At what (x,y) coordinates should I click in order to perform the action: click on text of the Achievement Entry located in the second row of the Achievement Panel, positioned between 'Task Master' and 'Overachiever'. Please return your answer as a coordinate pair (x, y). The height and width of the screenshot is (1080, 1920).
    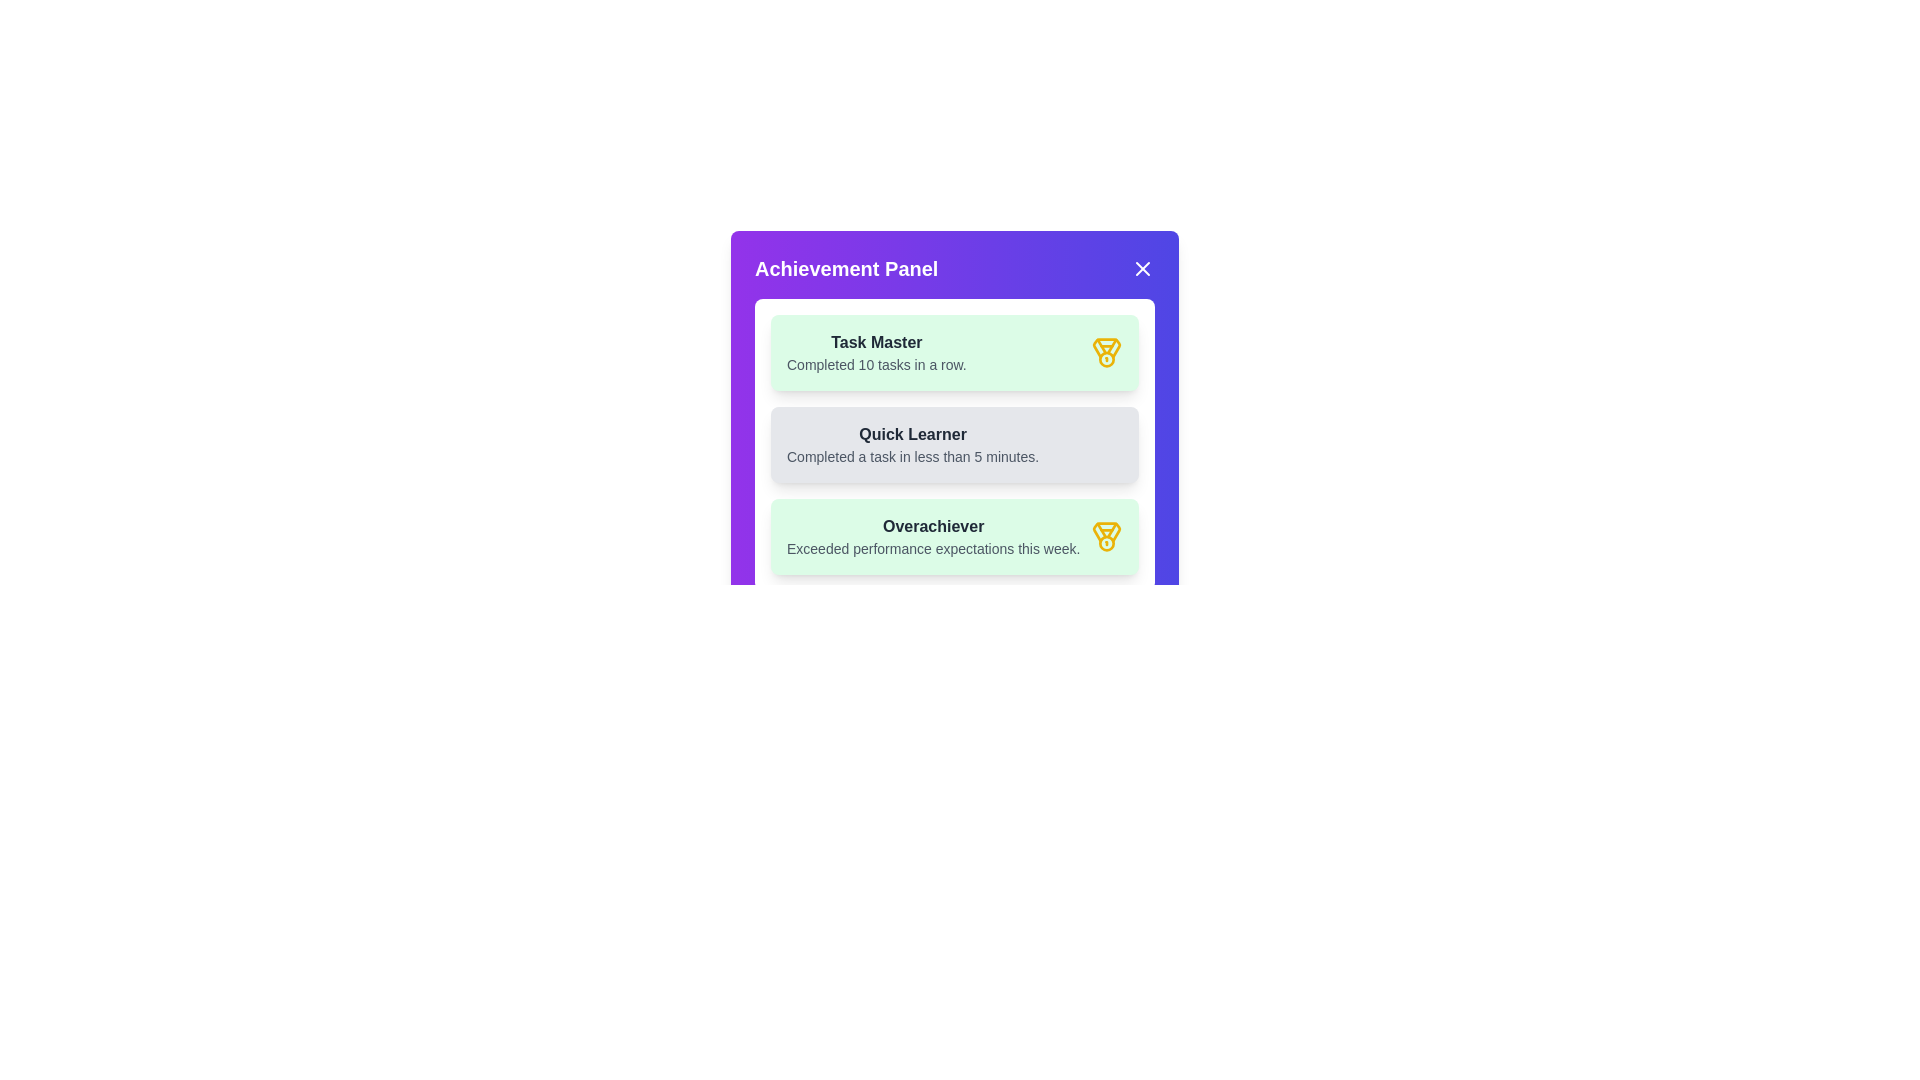
    Looking at the image, I should click on (912, 443).